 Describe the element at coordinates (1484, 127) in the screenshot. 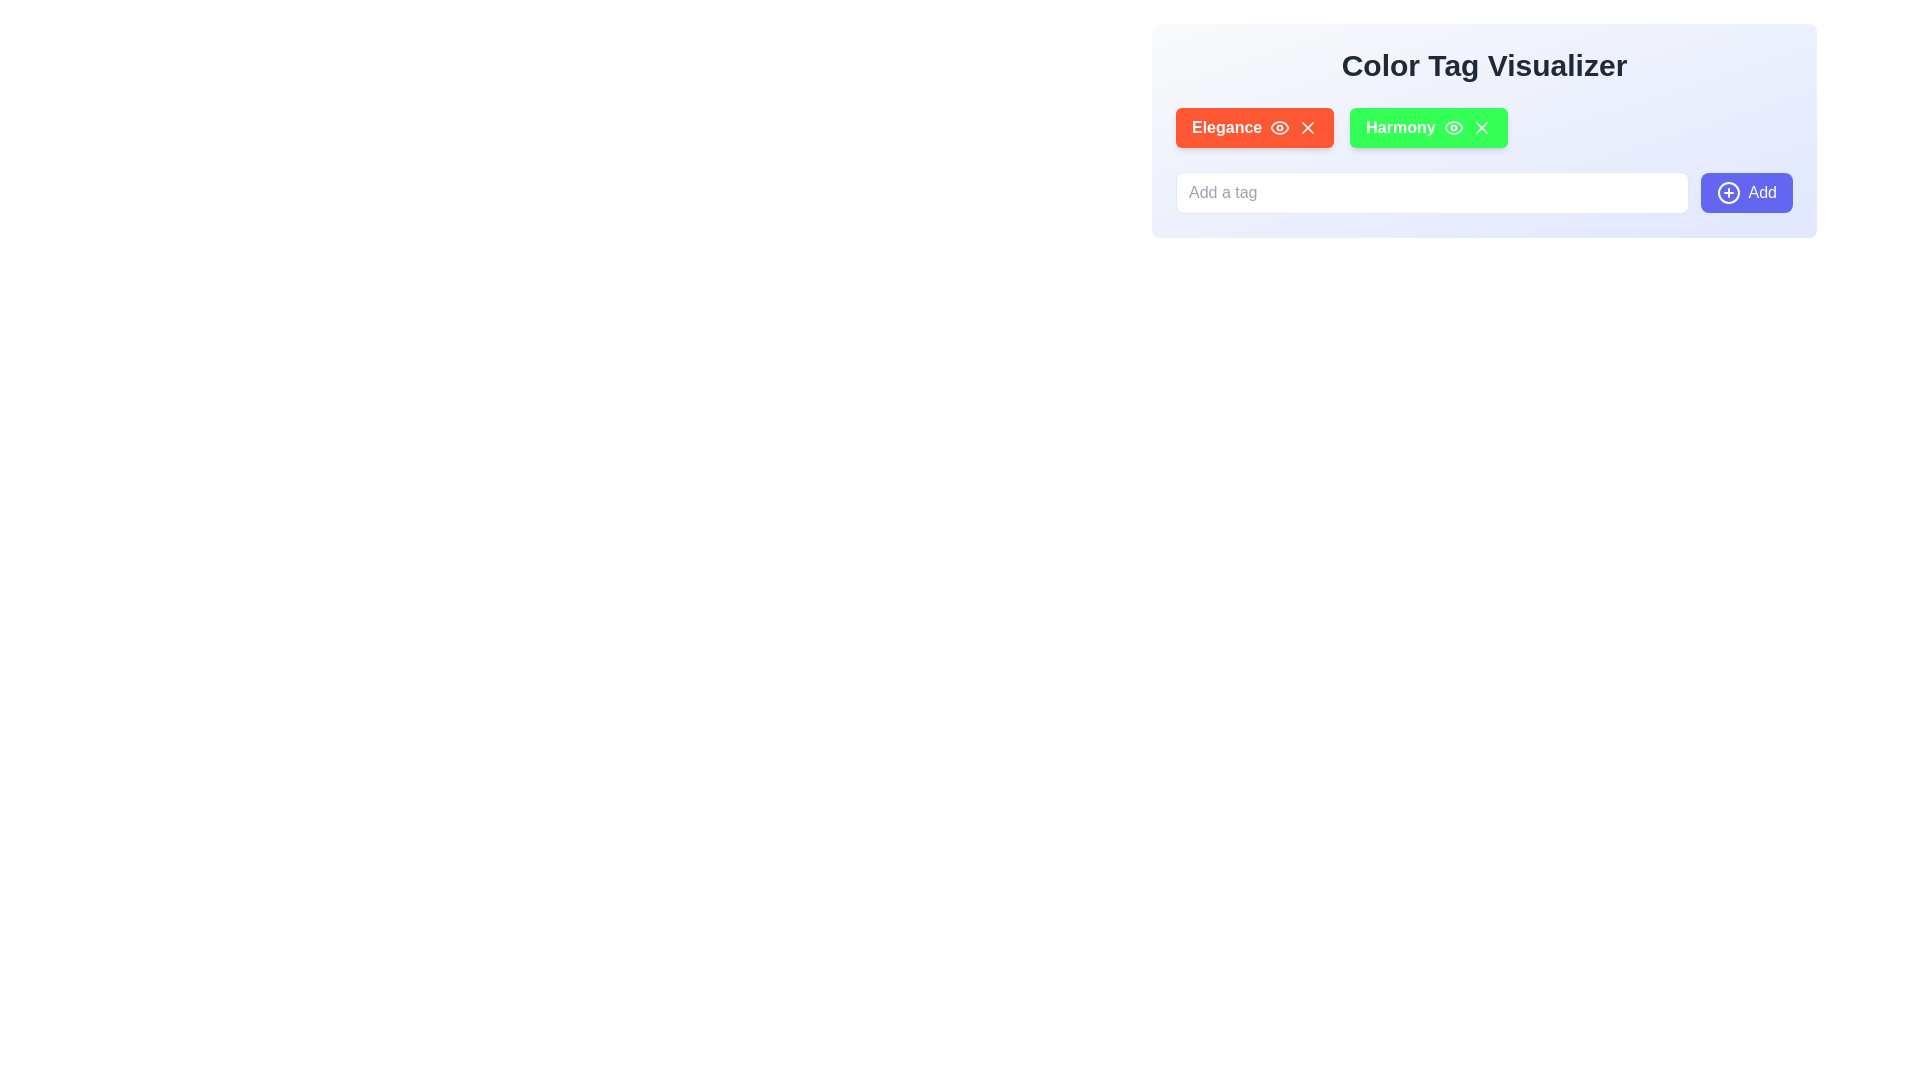

I see `the interactive buttons in the Tag display element located beneath the 'Color Tag Visualizer' title` at that location.